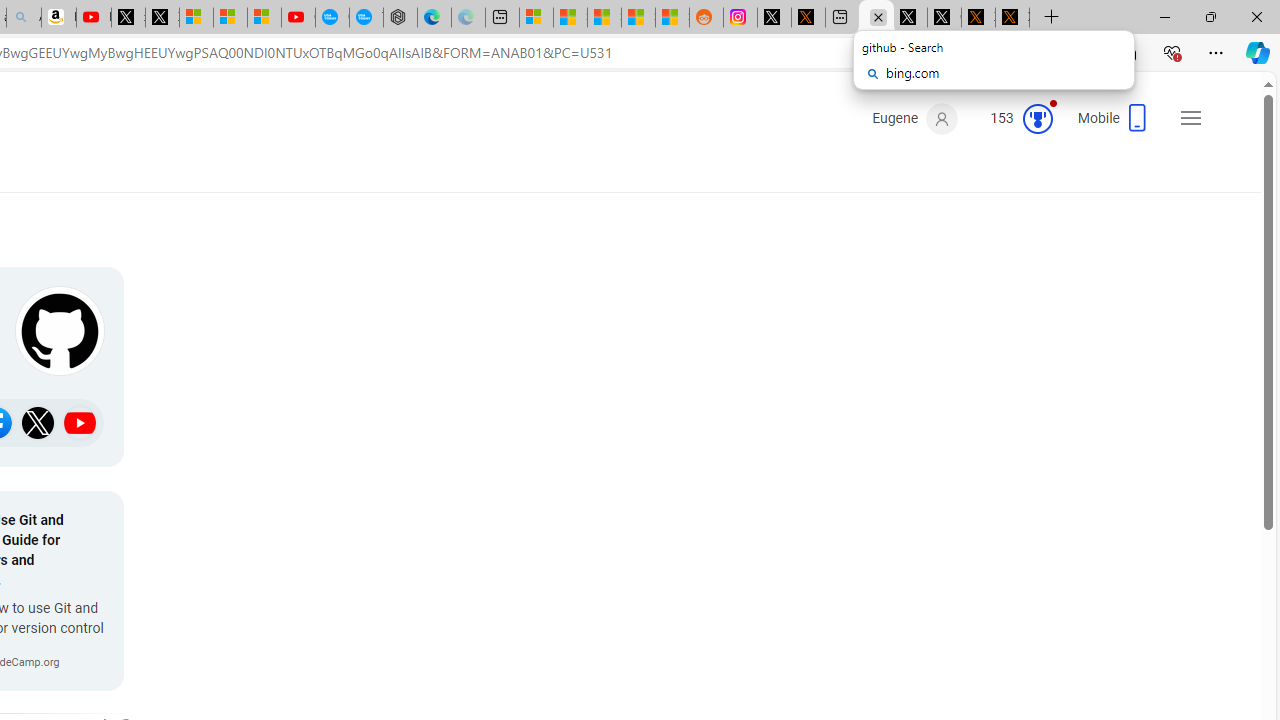 The height and width of the screenshot is (720, 1280). Describe the element at coordinates (1014, 119) in the screenshot. I see `'Microsoft Rewards 153'` at that location.